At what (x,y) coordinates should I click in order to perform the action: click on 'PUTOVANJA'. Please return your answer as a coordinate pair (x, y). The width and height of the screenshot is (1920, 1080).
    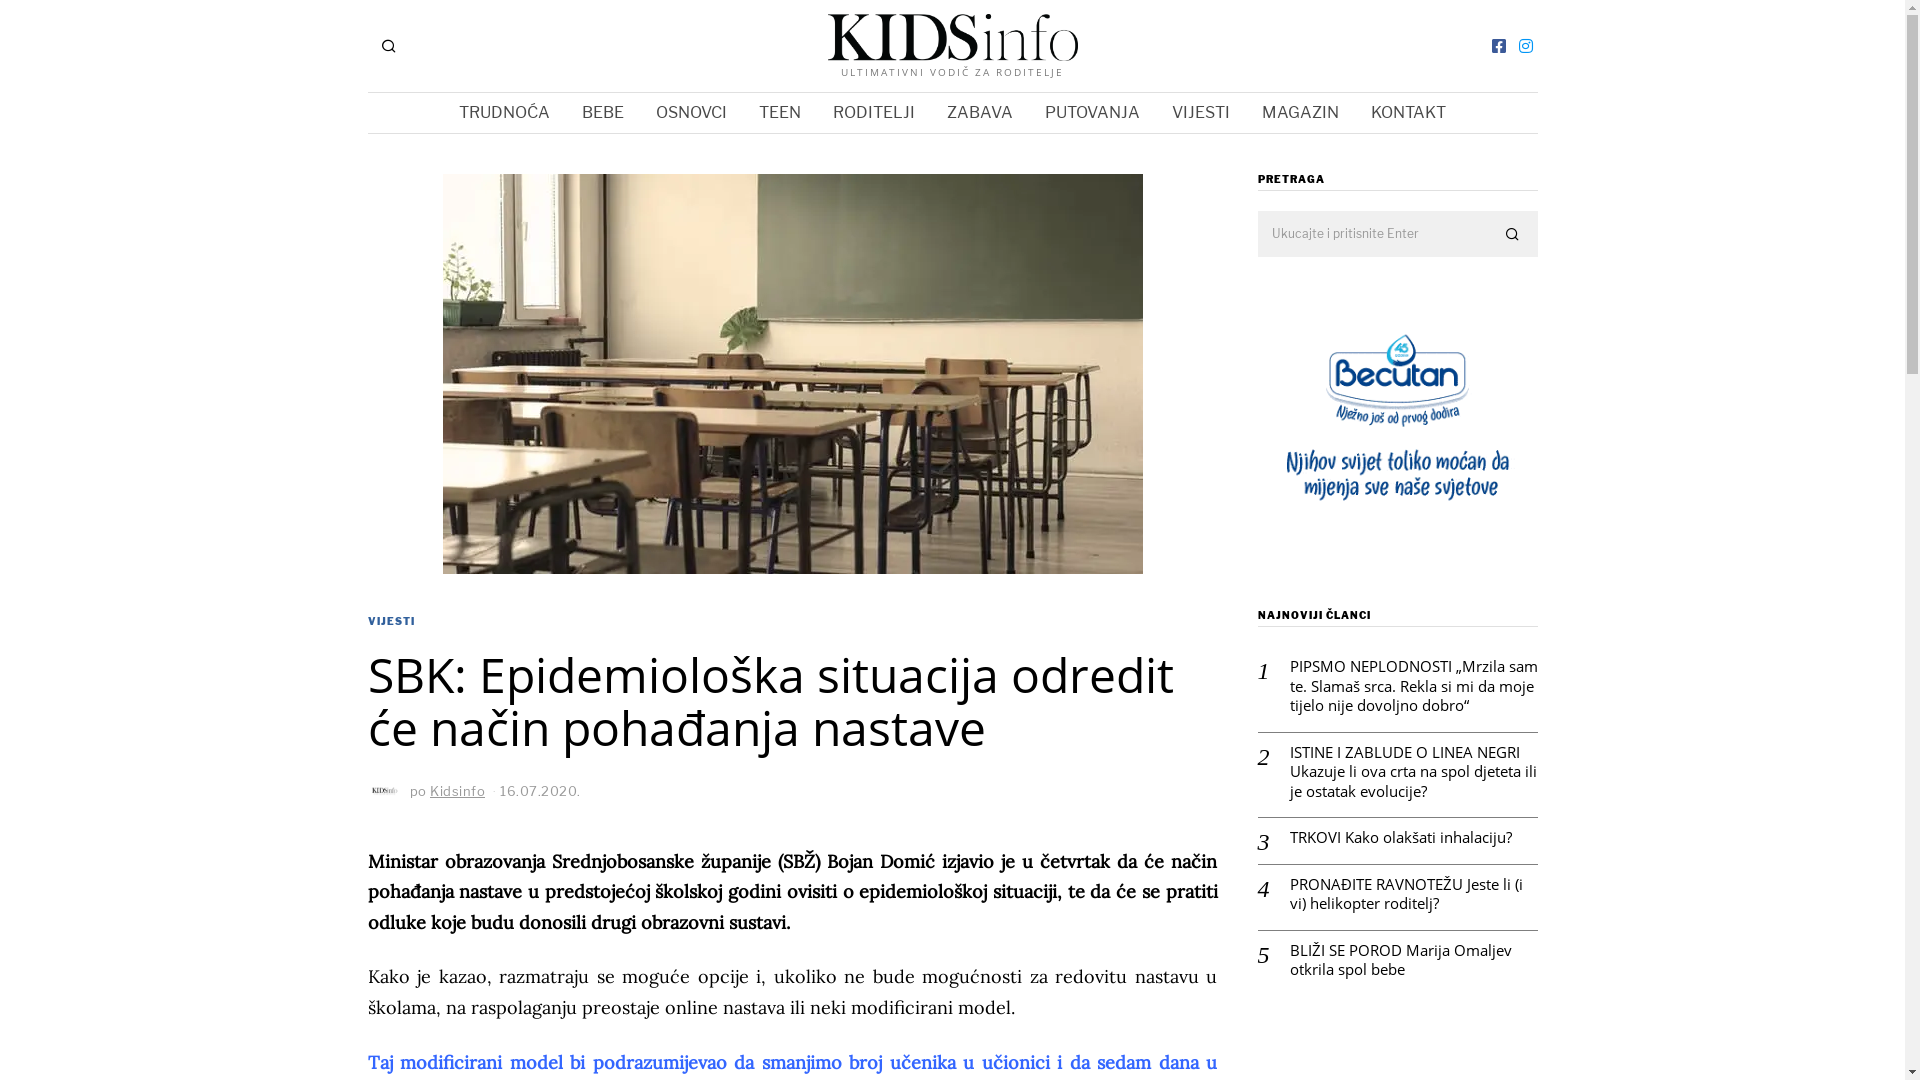
    Looking at the image, I should click on (1031, 112).